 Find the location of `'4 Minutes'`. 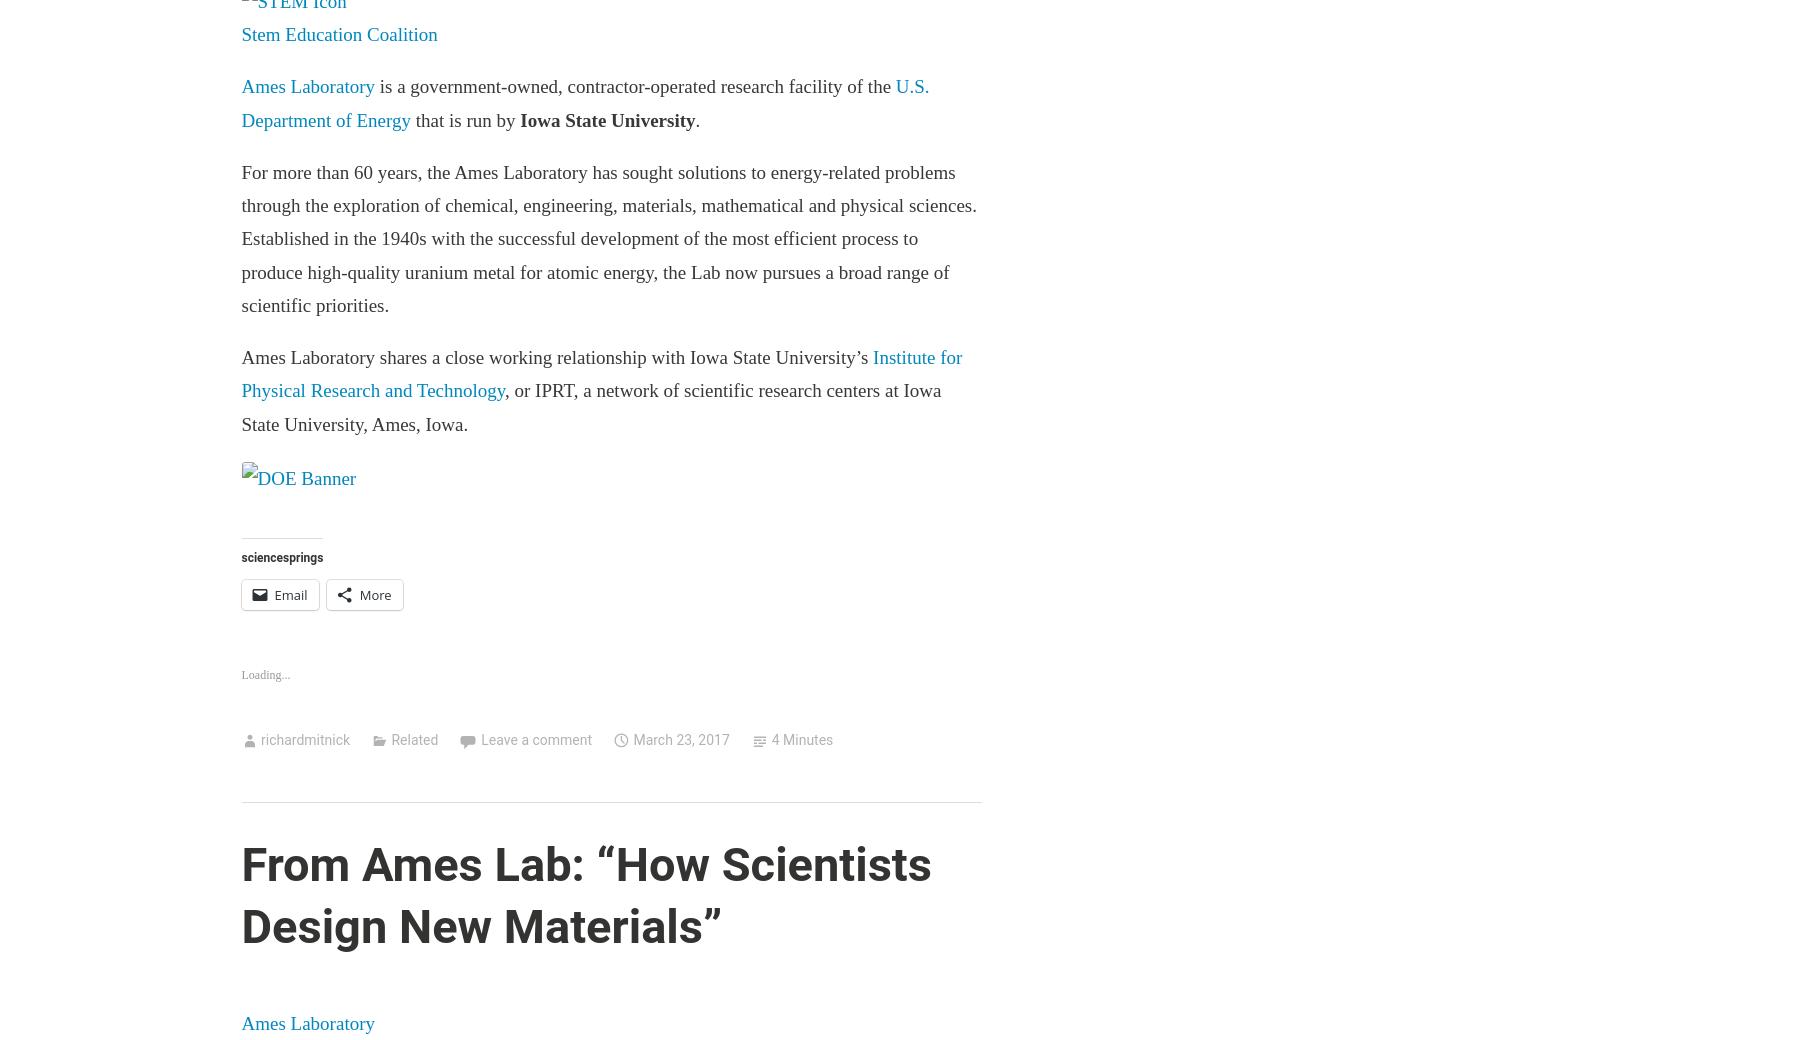

'4 Minutes' is located at coordinates (802, 739).